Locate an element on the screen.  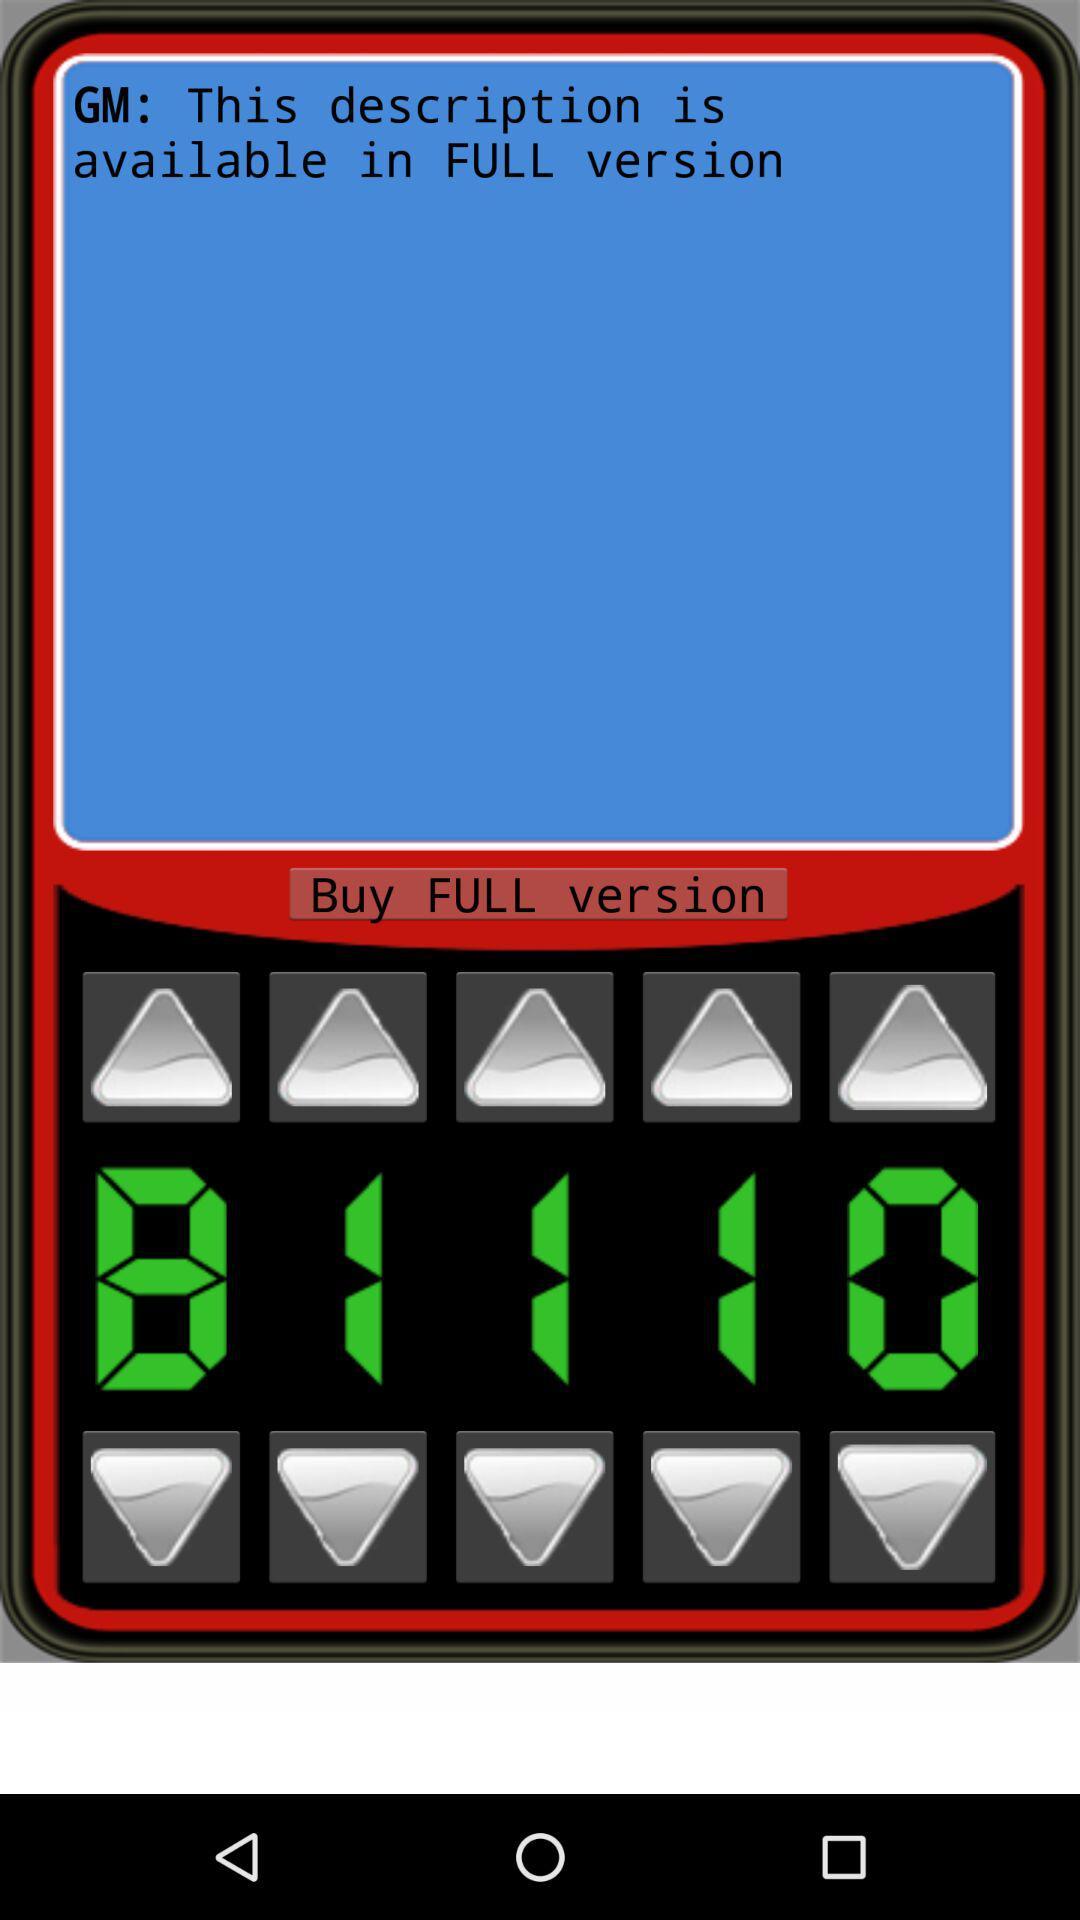
decrease number 3 is located at coordinates (533, 1507).